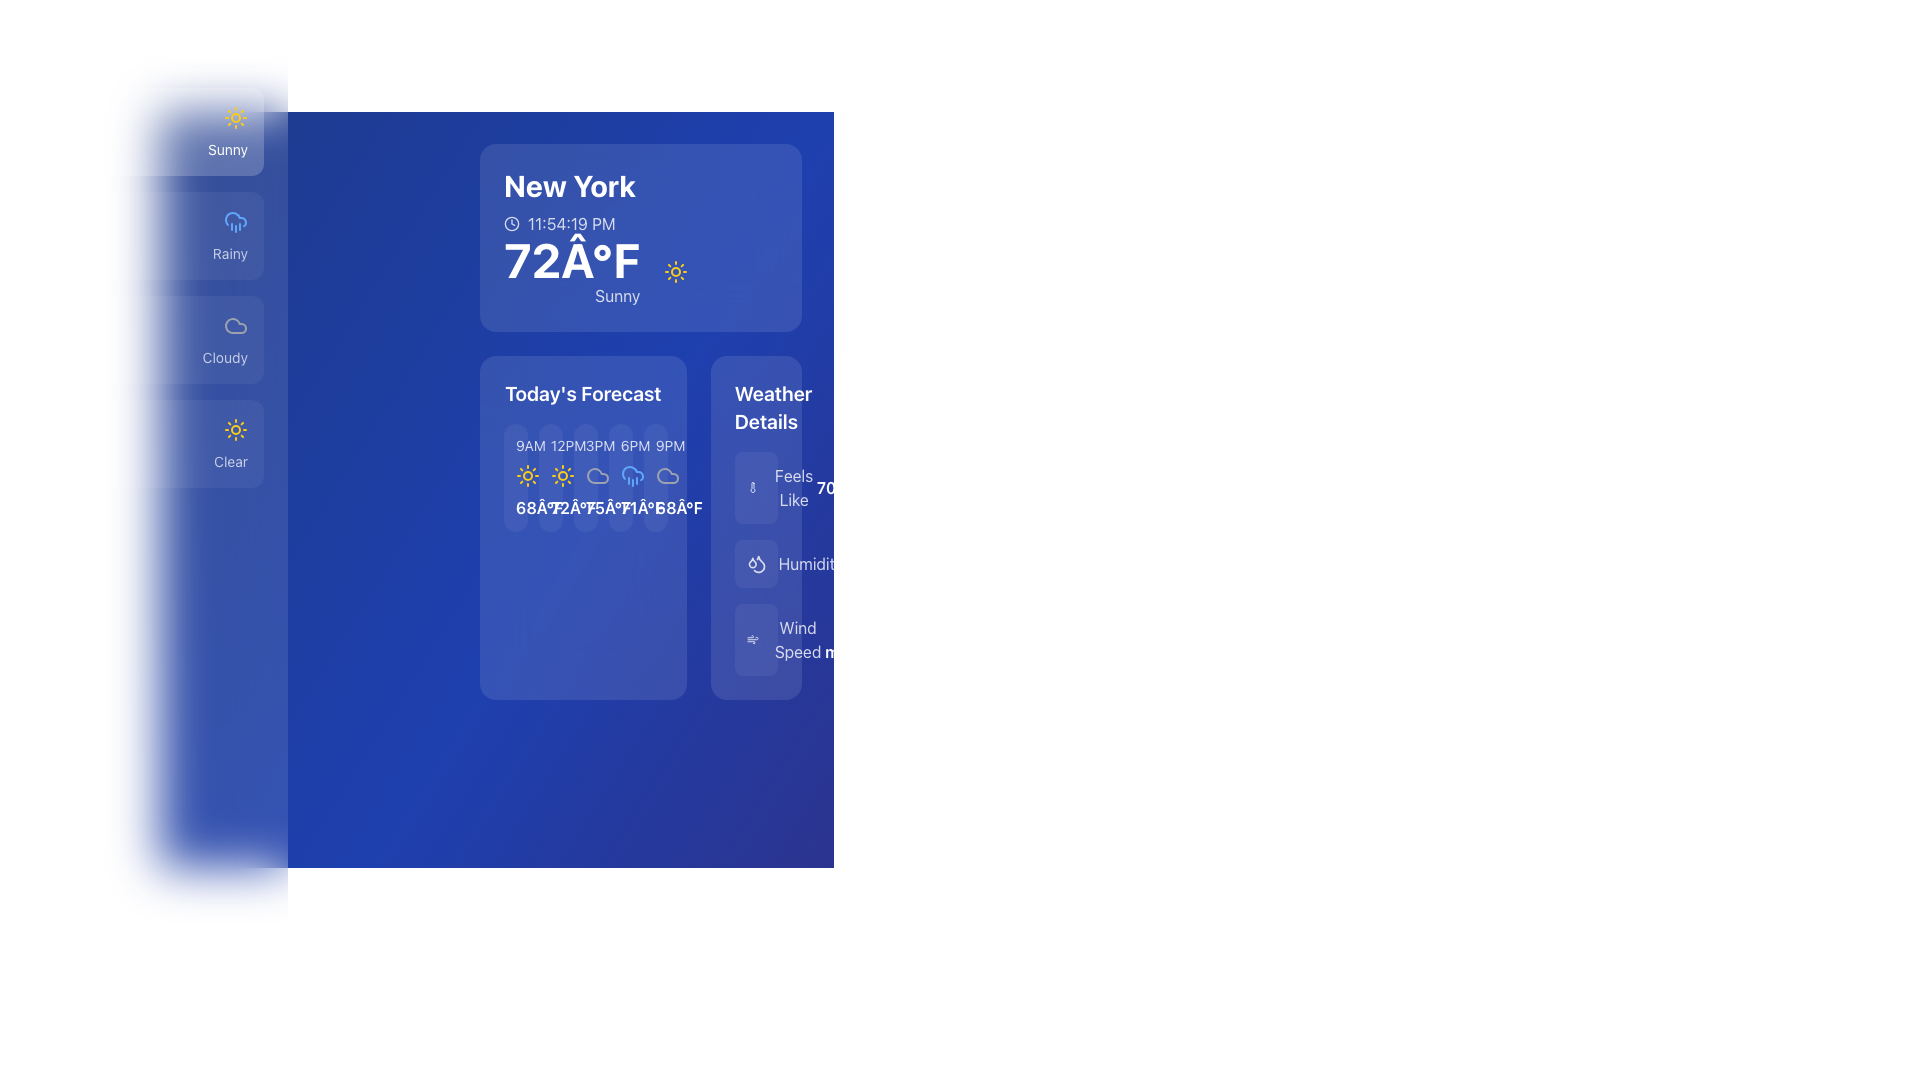 This screenshot has height=1080, width=1920. Describe the element at coordinates (794, 563) in the screenshot. I see `the humidity level label with an icon representation, which is centered within the 'Weather Details' panel, located below the 'Feels Like' section and above the 'Wind Speed' section` at that location.